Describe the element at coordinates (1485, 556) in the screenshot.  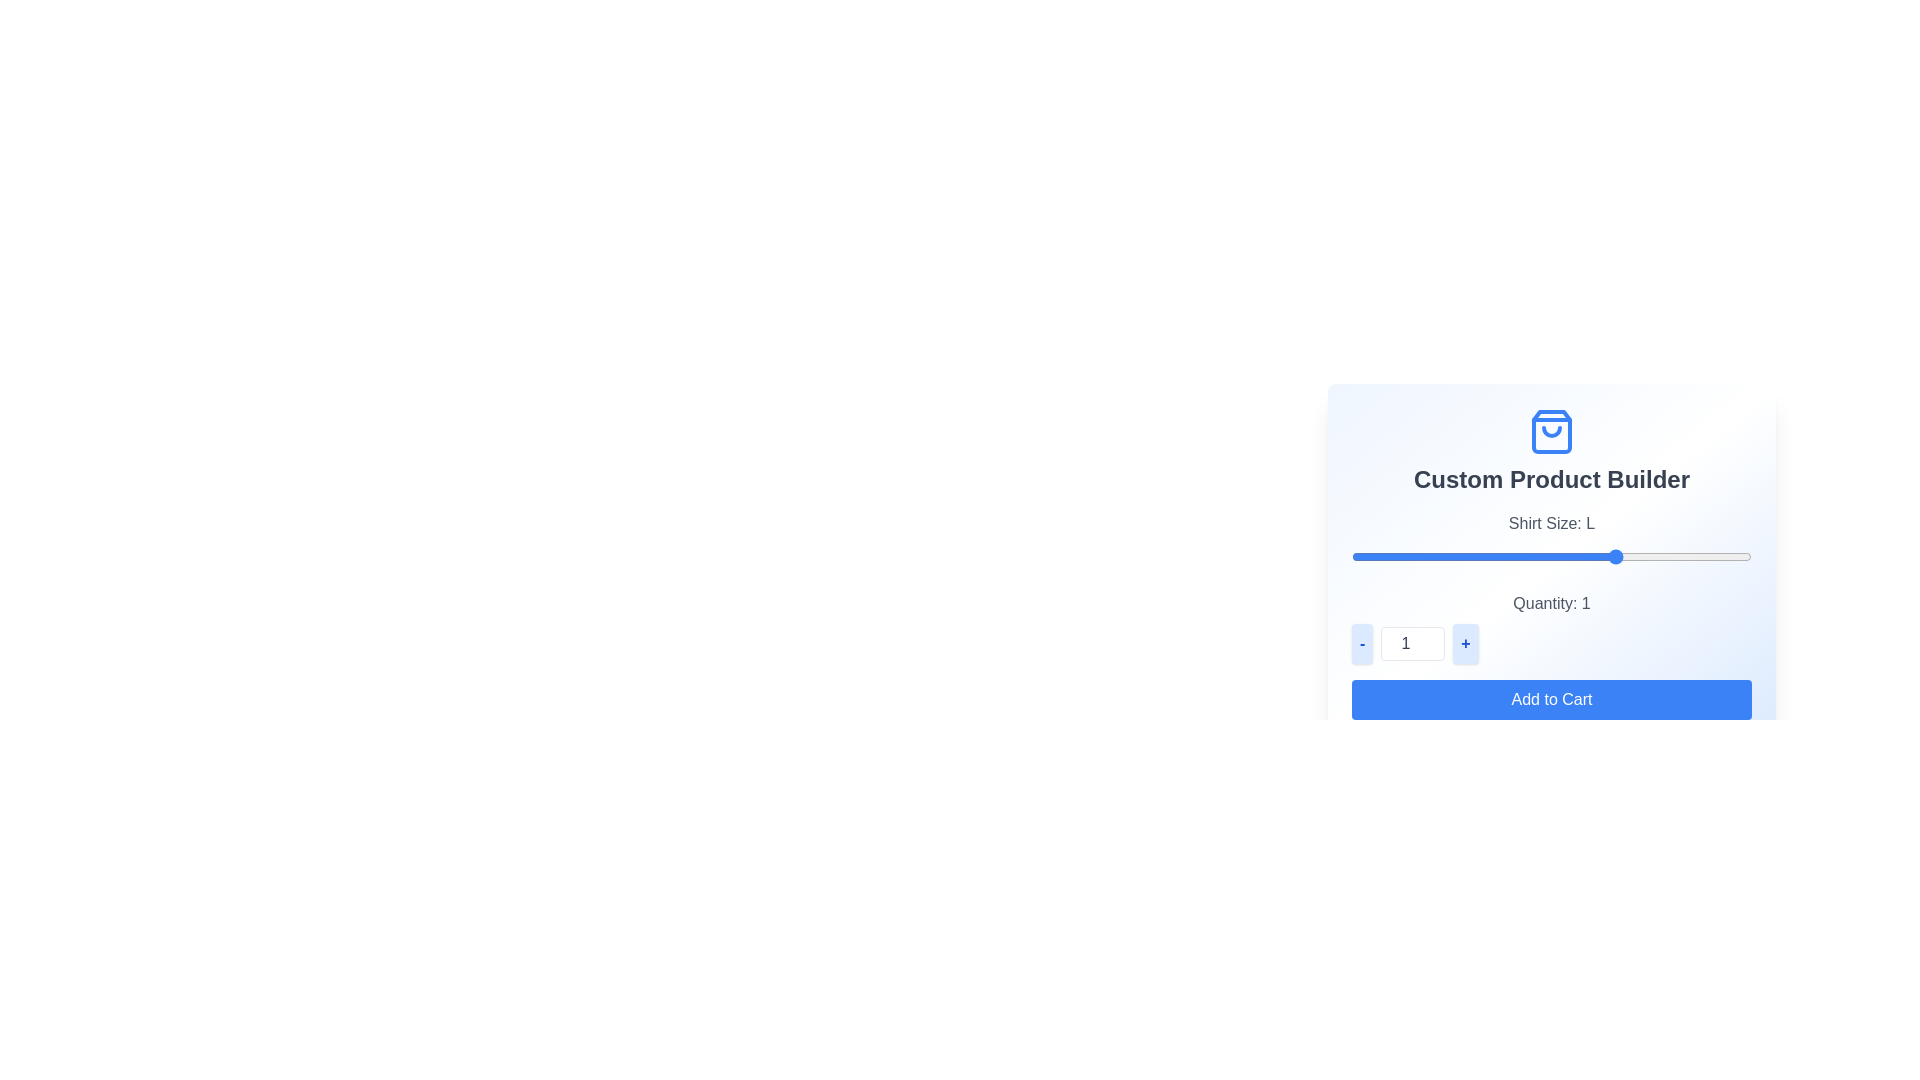
I see `the shirt size slider` at that location.